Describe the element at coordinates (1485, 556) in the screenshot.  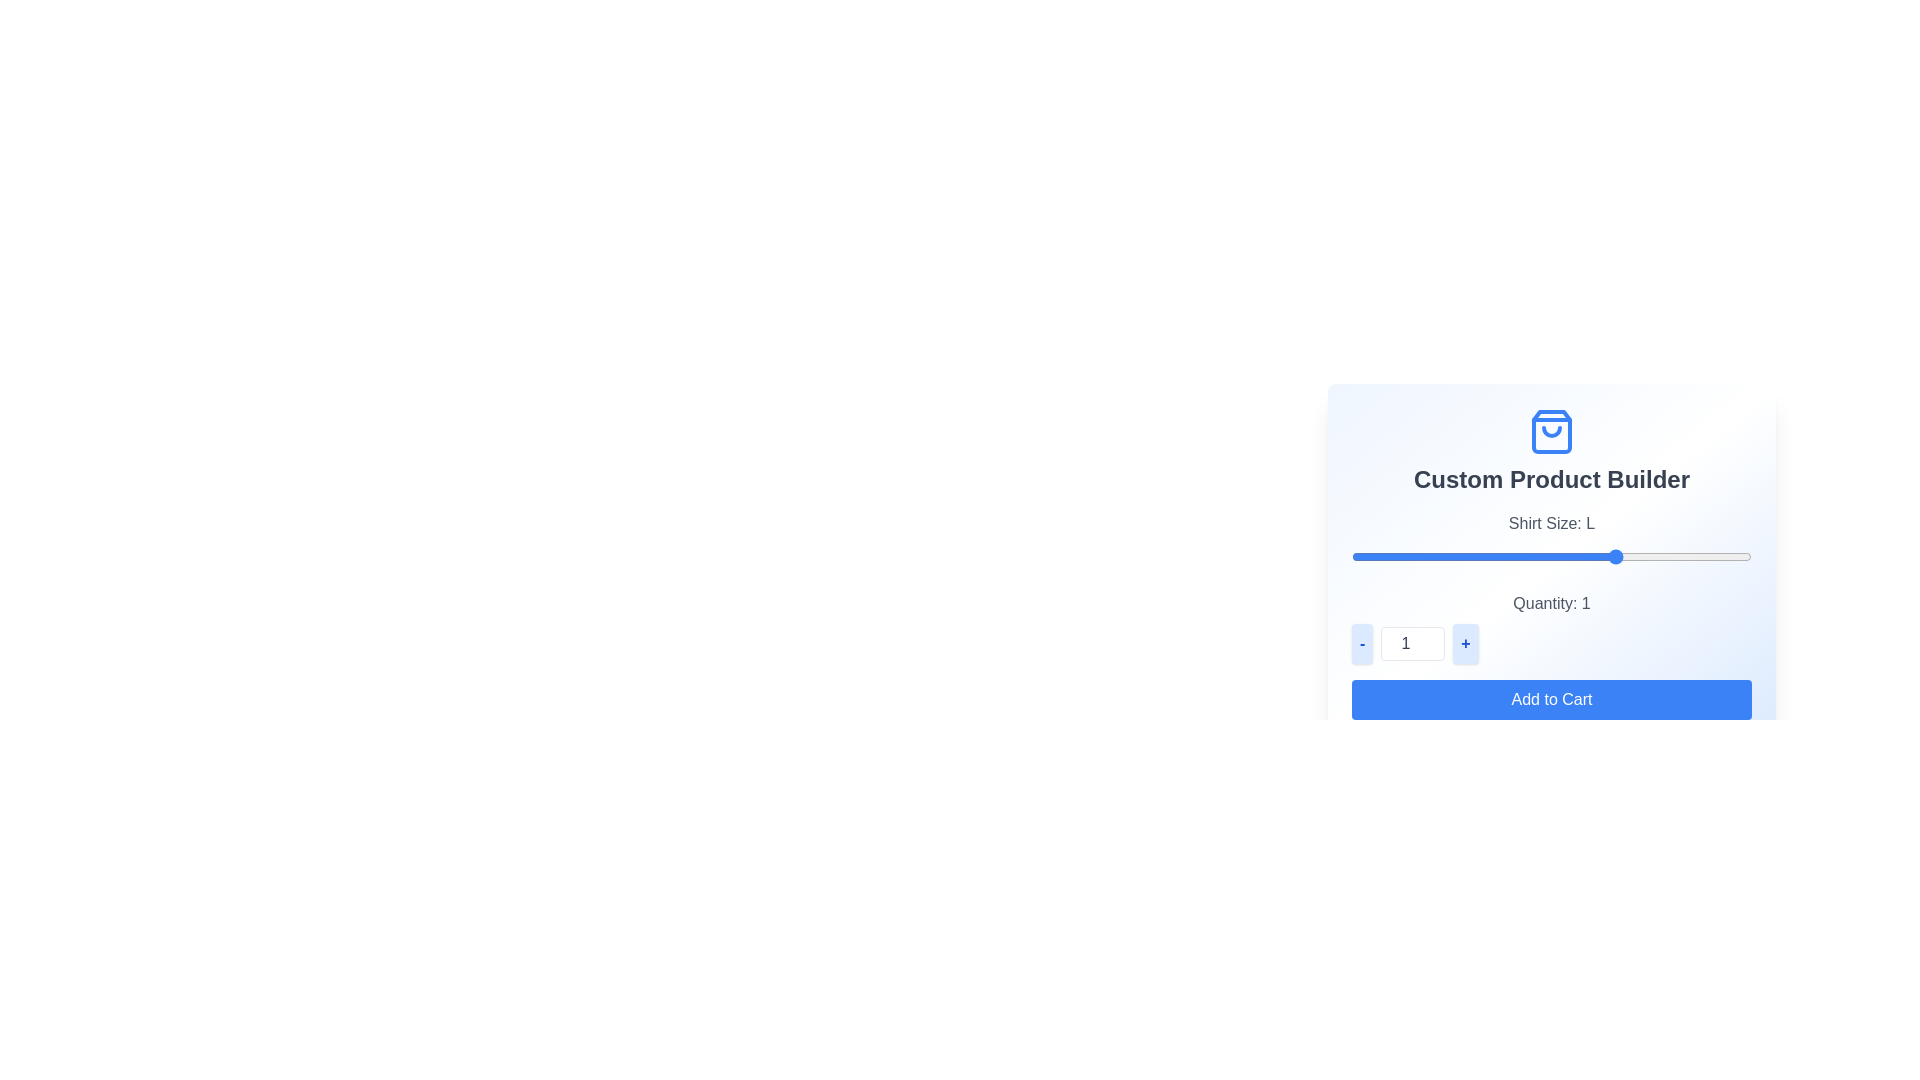
I see `the shirt size slider` at that location.